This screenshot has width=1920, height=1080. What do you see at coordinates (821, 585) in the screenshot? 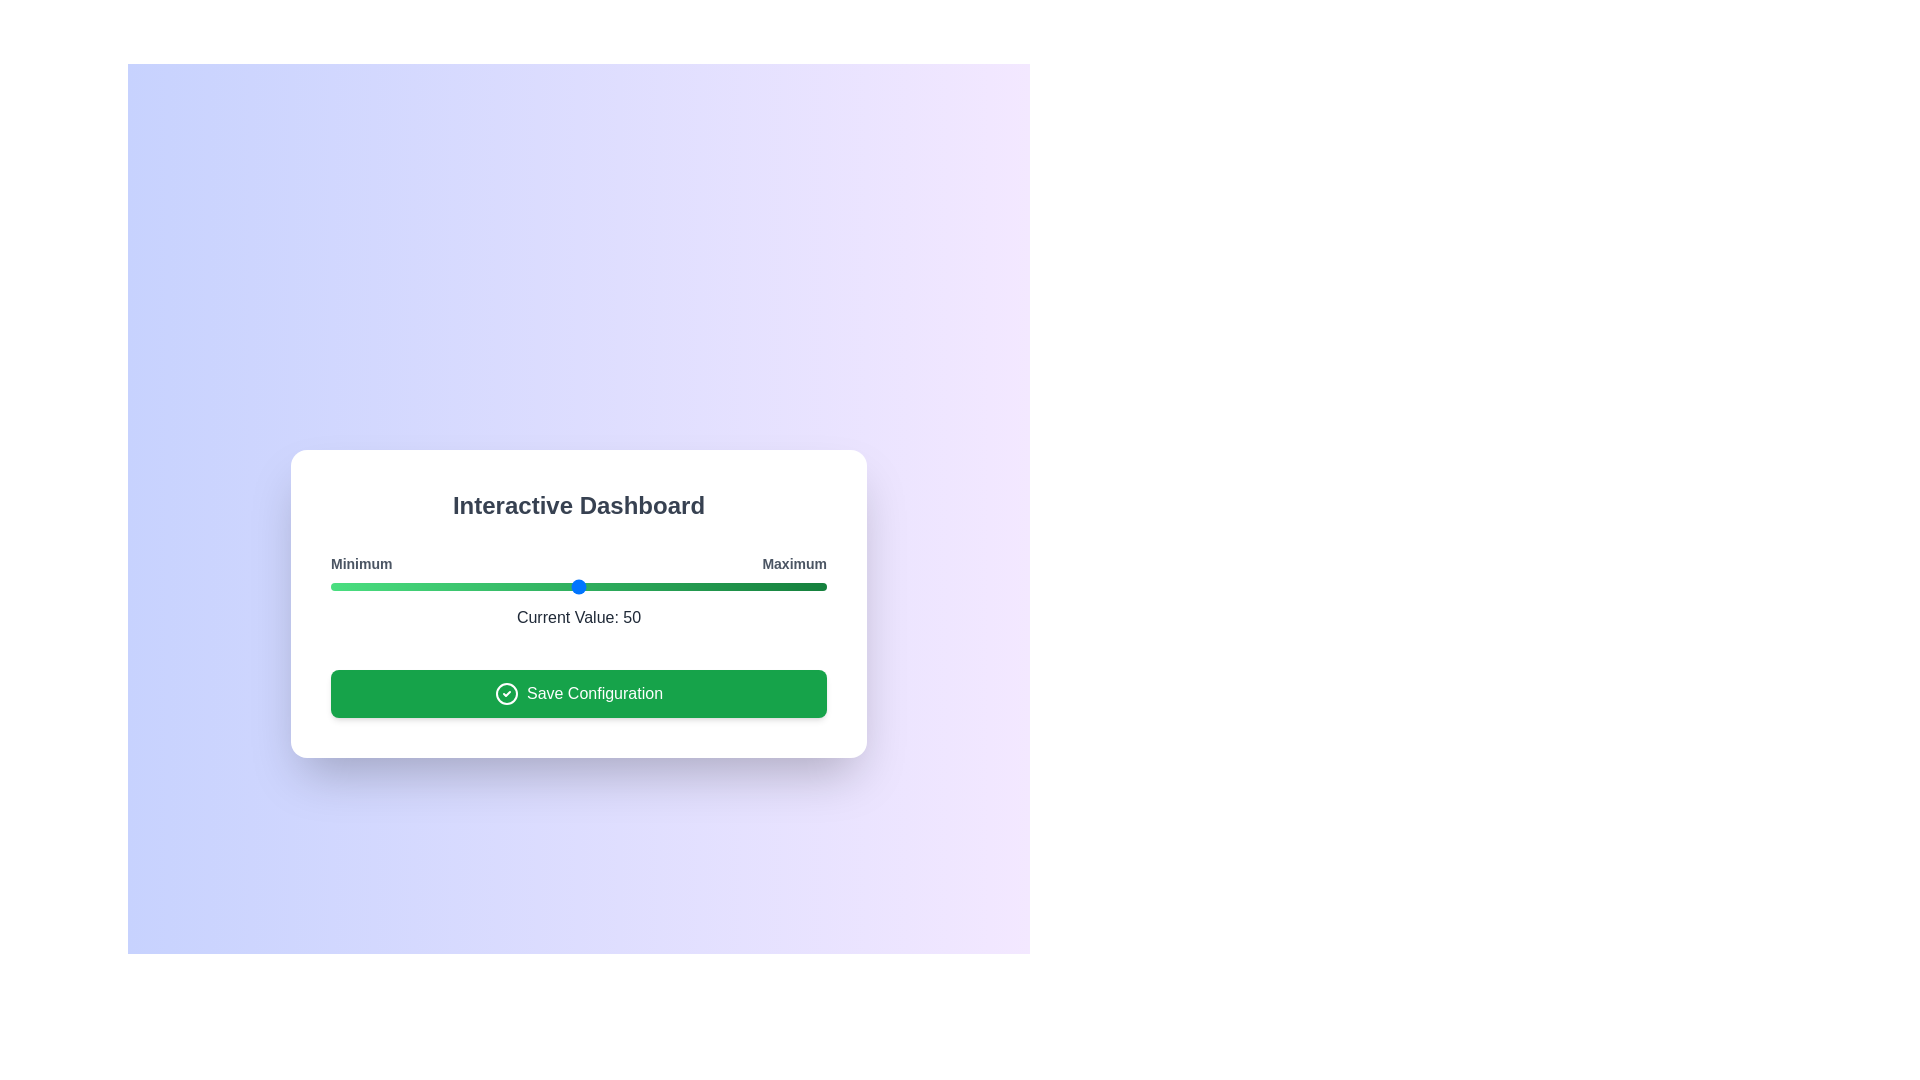
I see `the slider to set its value to 99` at bounding box center [821, 585].